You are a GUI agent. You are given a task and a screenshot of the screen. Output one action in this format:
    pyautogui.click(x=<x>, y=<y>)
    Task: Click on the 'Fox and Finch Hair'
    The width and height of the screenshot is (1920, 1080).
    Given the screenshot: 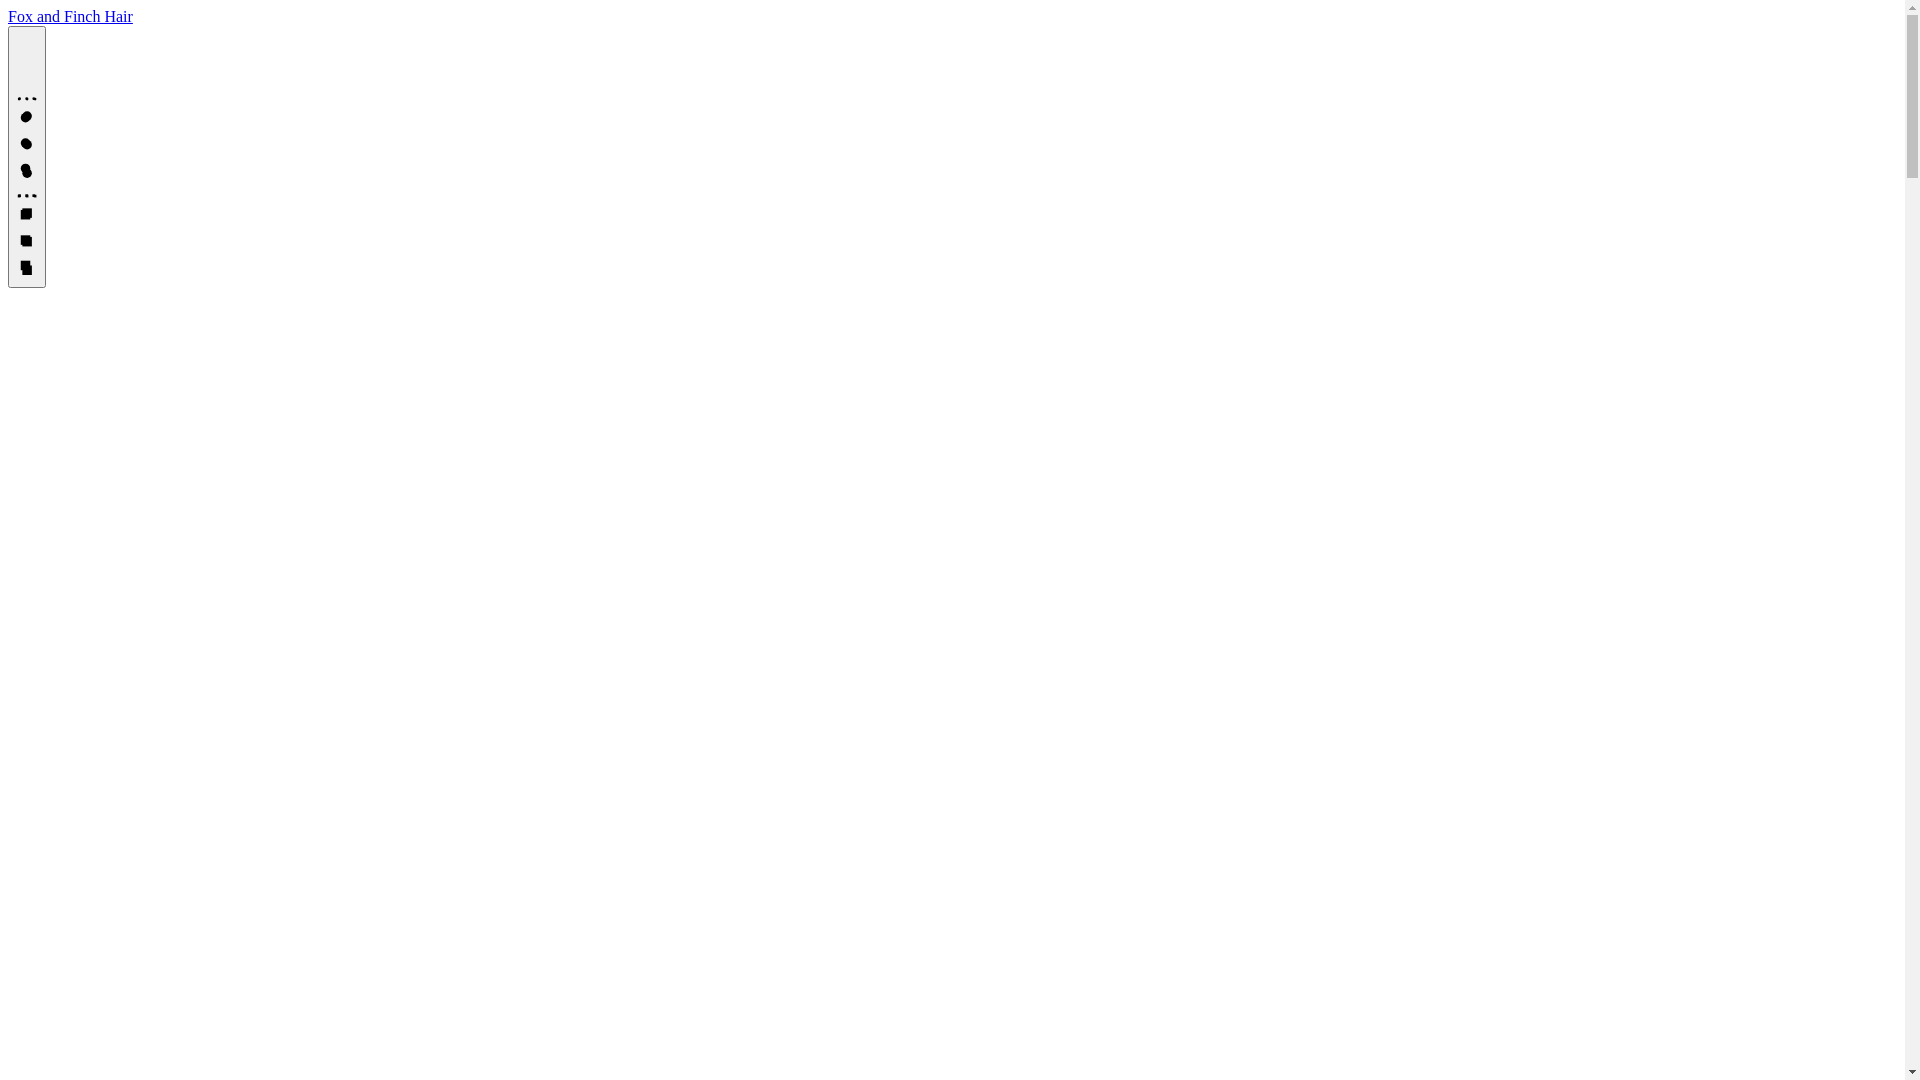 What is the action you would take?
    pyautogui.click(x=70, y=16)
    